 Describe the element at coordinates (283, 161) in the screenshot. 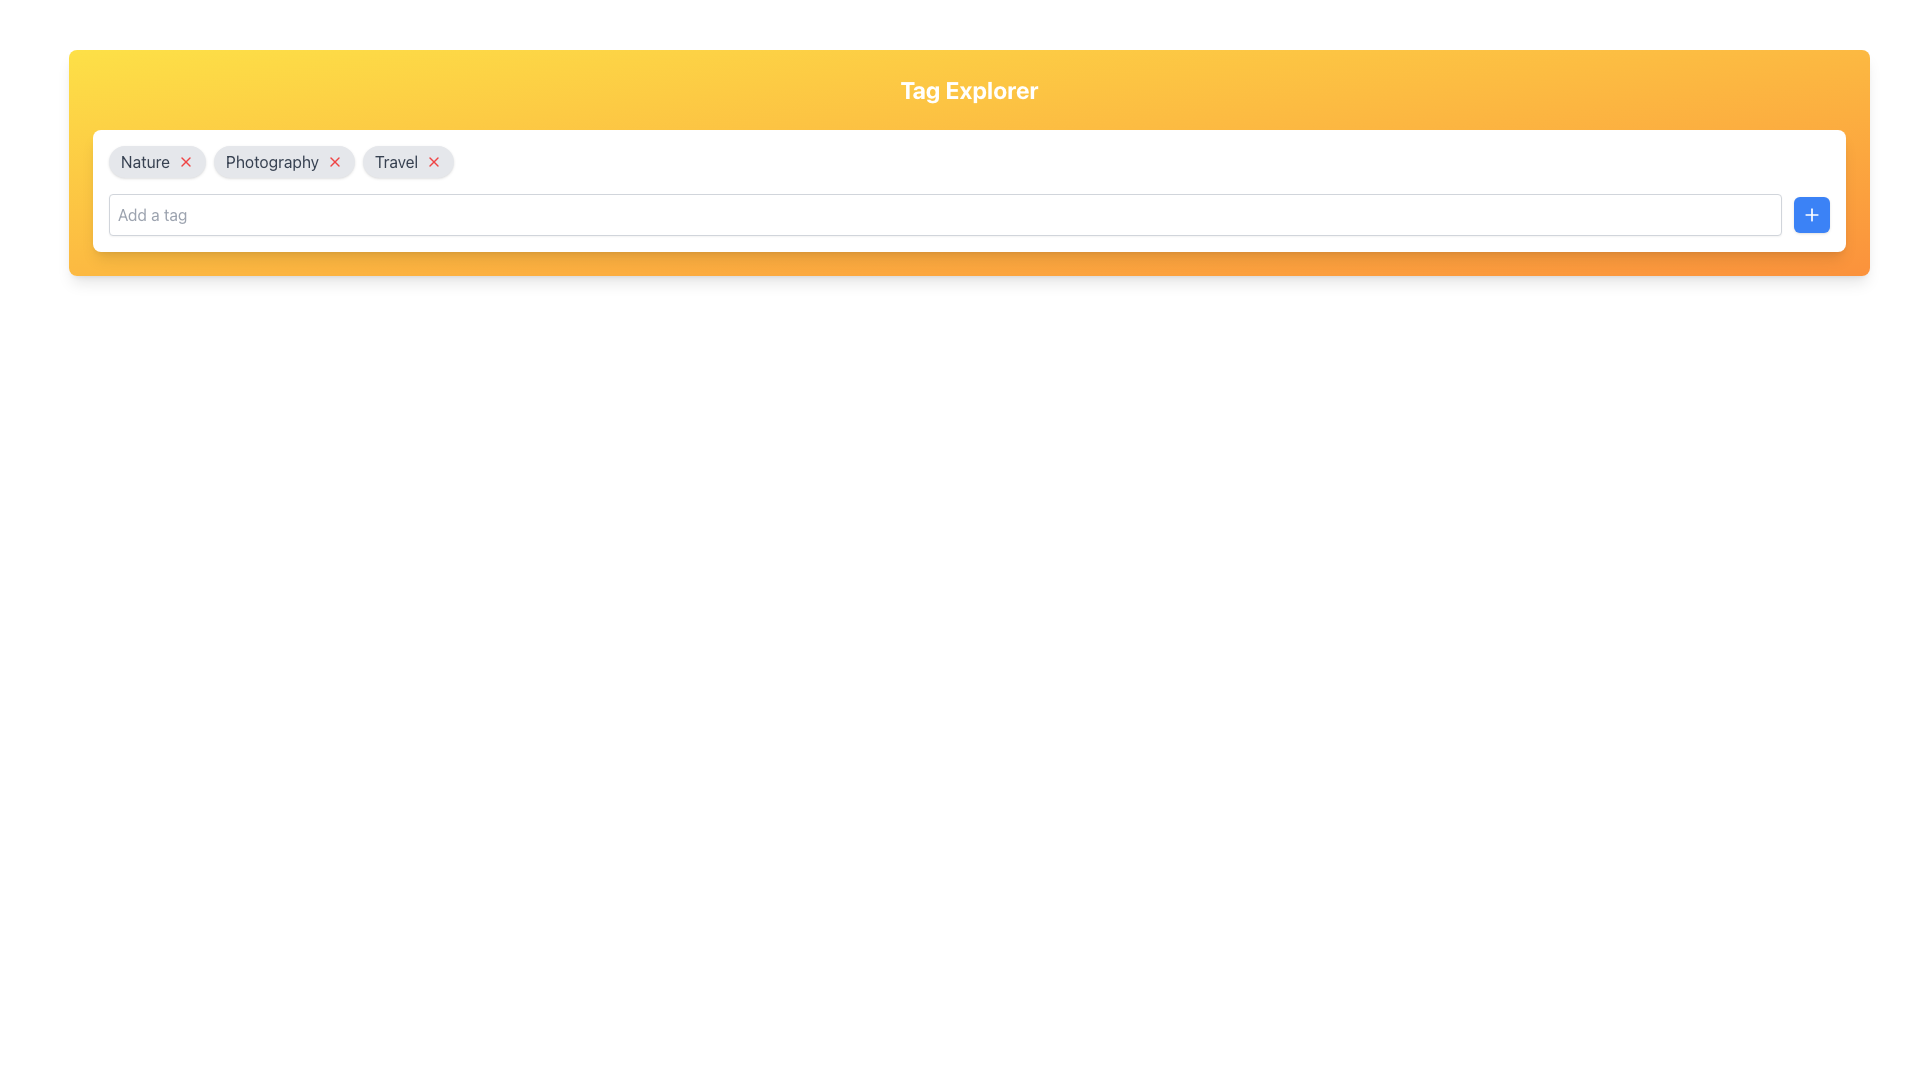

I see `the 'X' icon on the second tag representing a selected category, located between 'Nature' and 'Travel'` at that location.